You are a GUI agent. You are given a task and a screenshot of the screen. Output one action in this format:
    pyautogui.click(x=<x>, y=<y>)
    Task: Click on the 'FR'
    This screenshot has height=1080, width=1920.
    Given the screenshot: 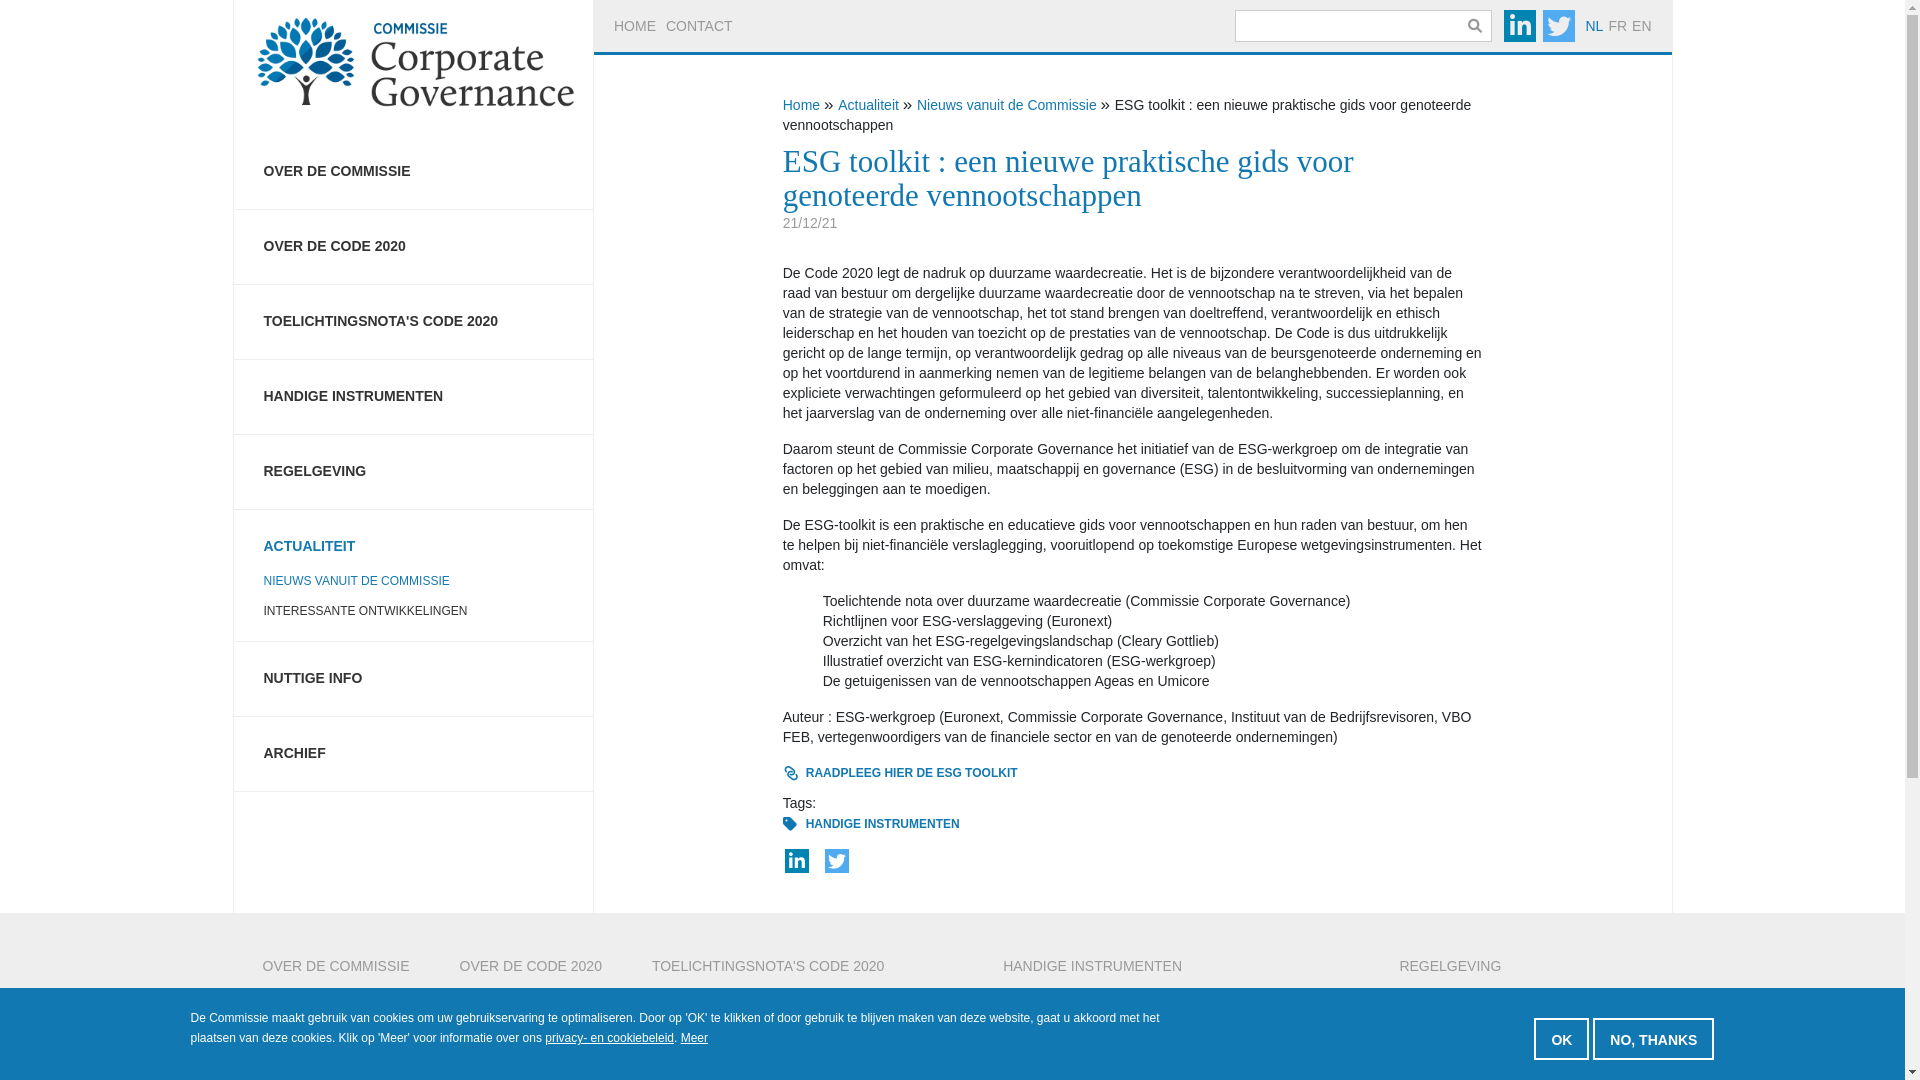 What is the action you would take?
    pyautogui.click(x=1617, y=26)
    